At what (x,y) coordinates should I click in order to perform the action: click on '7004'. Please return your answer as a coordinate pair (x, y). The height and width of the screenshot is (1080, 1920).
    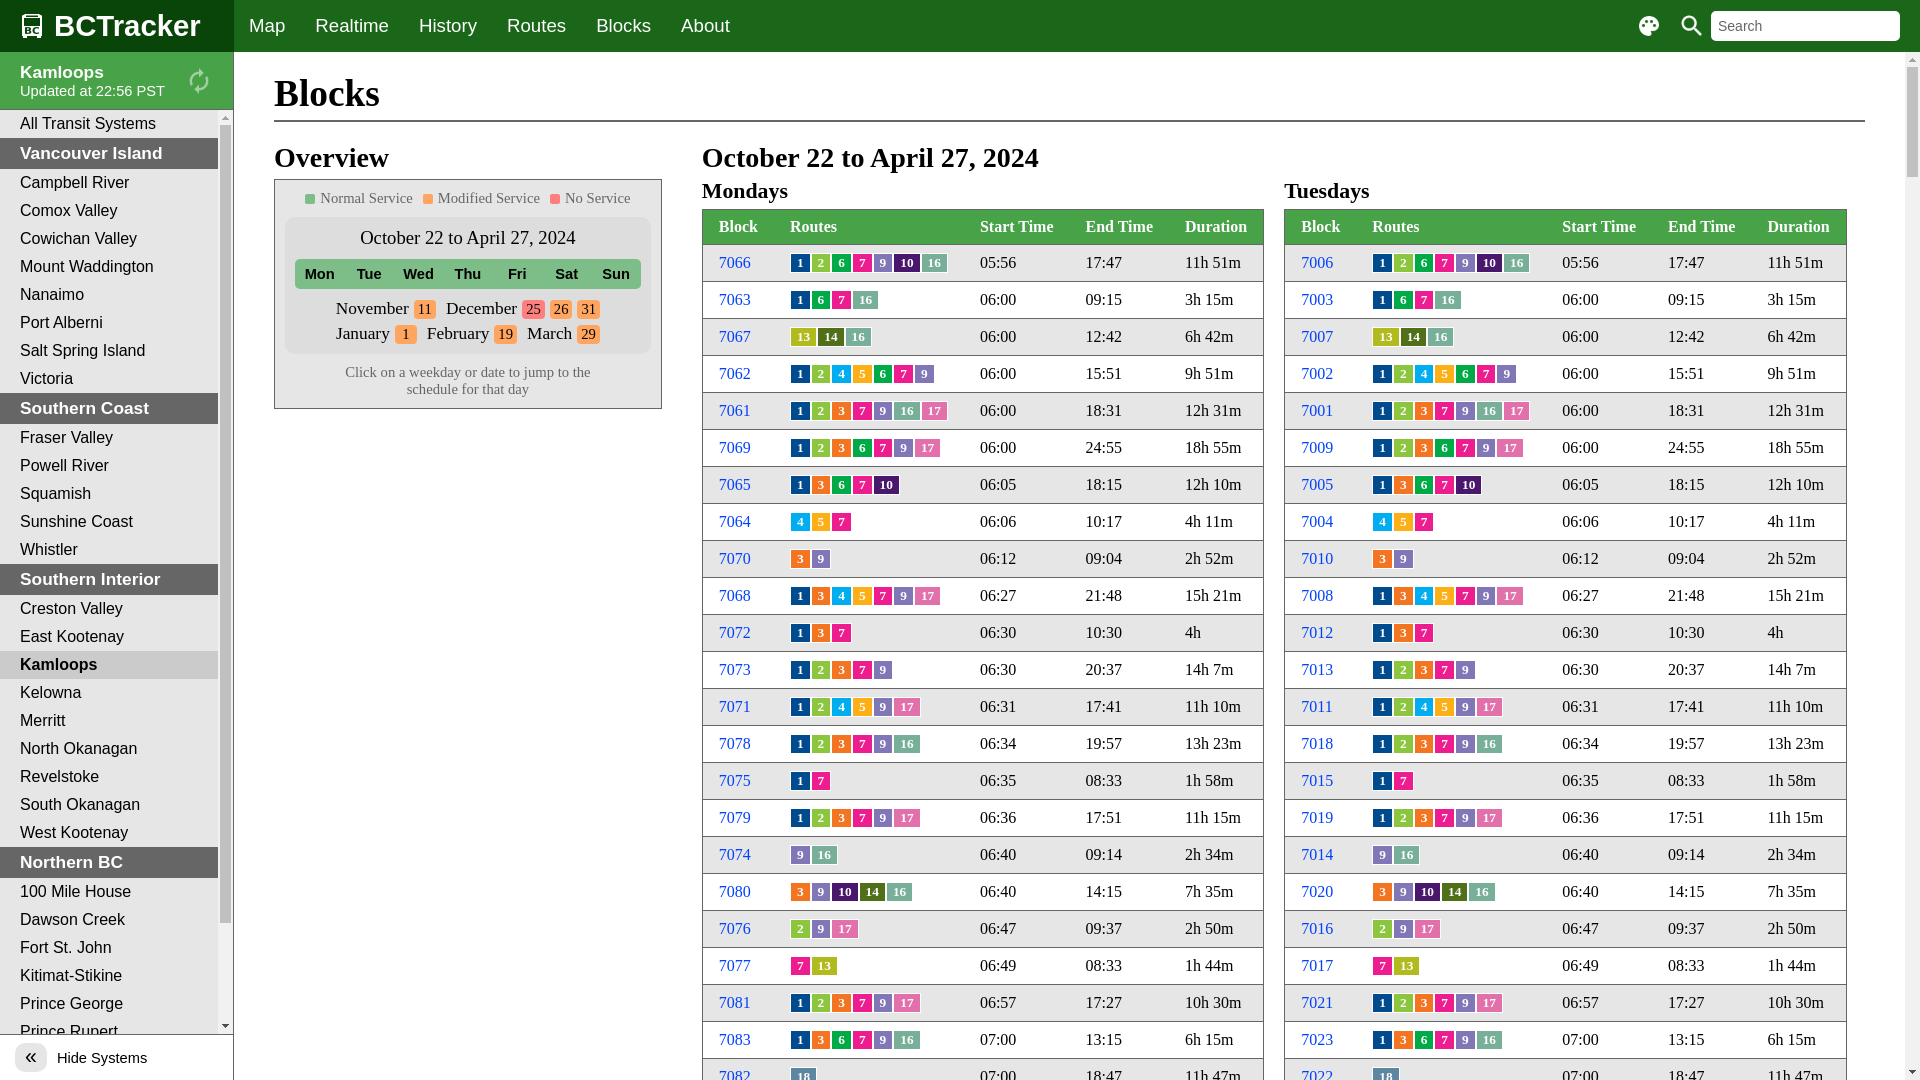
    Looking at the image, I should click on (1316, 520).